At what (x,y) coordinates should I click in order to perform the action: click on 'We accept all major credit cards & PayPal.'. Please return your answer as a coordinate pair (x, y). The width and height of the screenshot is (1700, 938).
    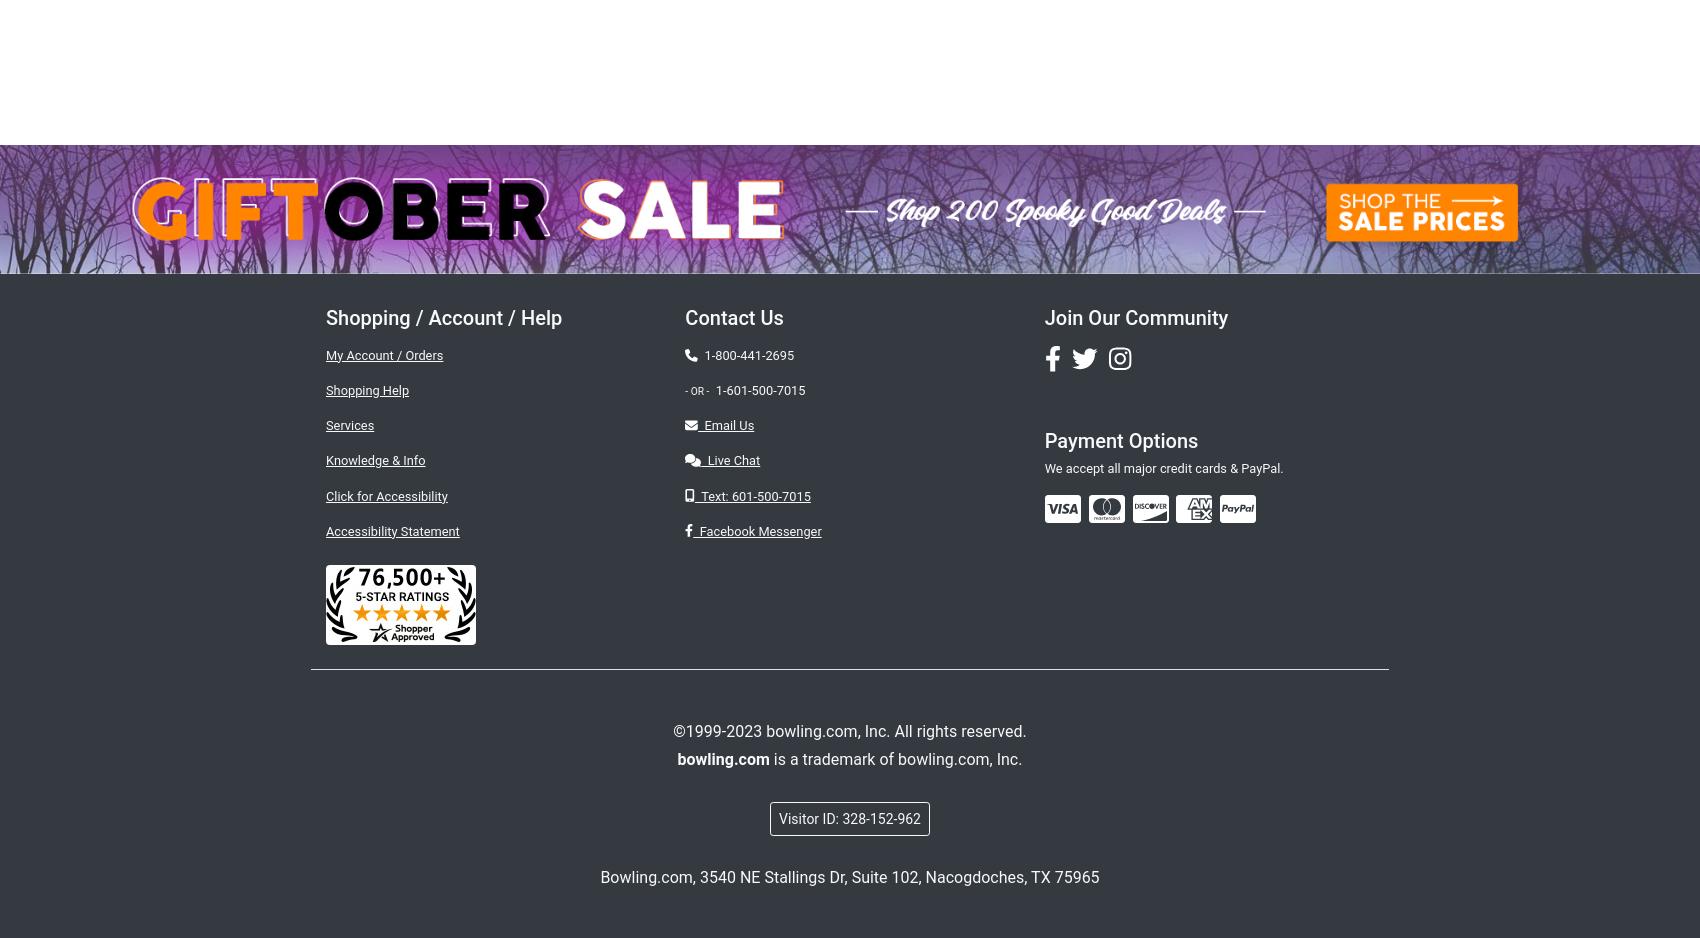
    Looking at the image, I should click on (1042, 467).